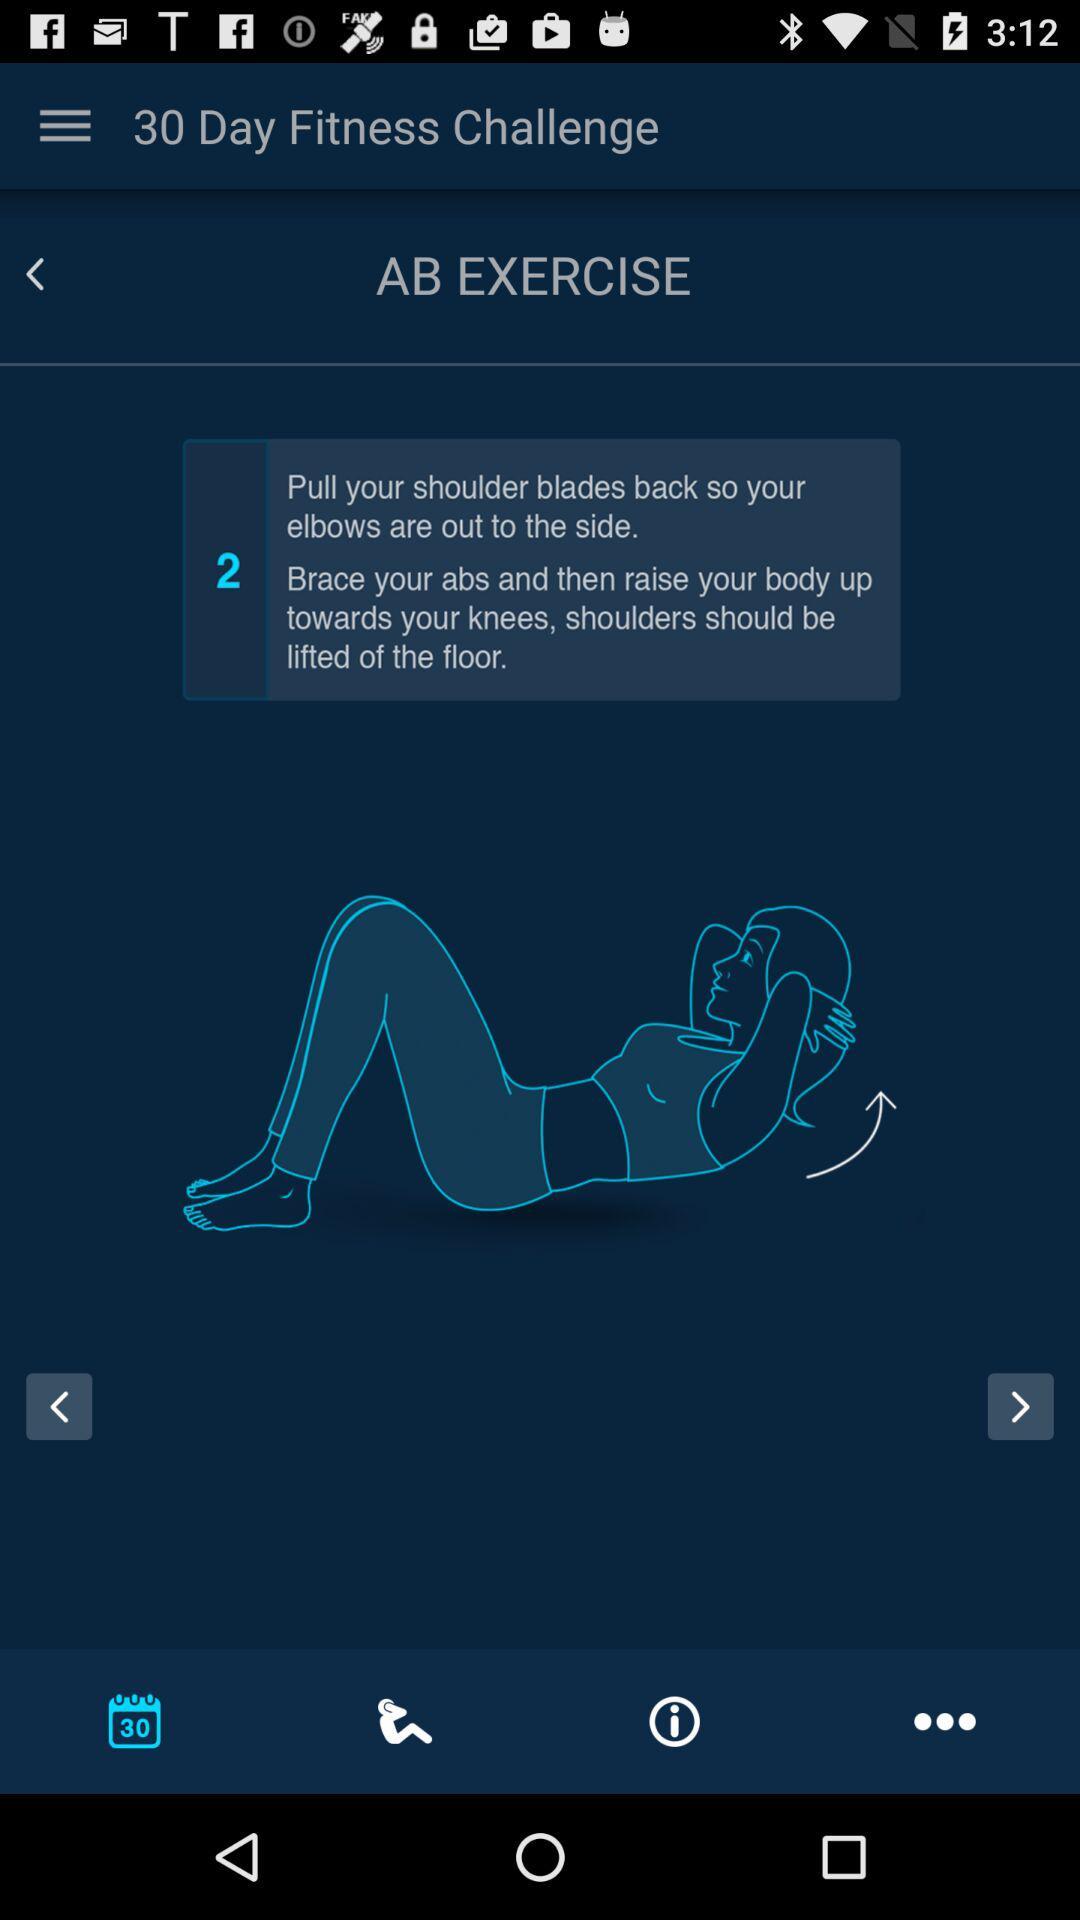 Image resolution: width=1080 pixels, height=1920 pixels. I want to click on the arrow_backward icon, so click(58, 292).